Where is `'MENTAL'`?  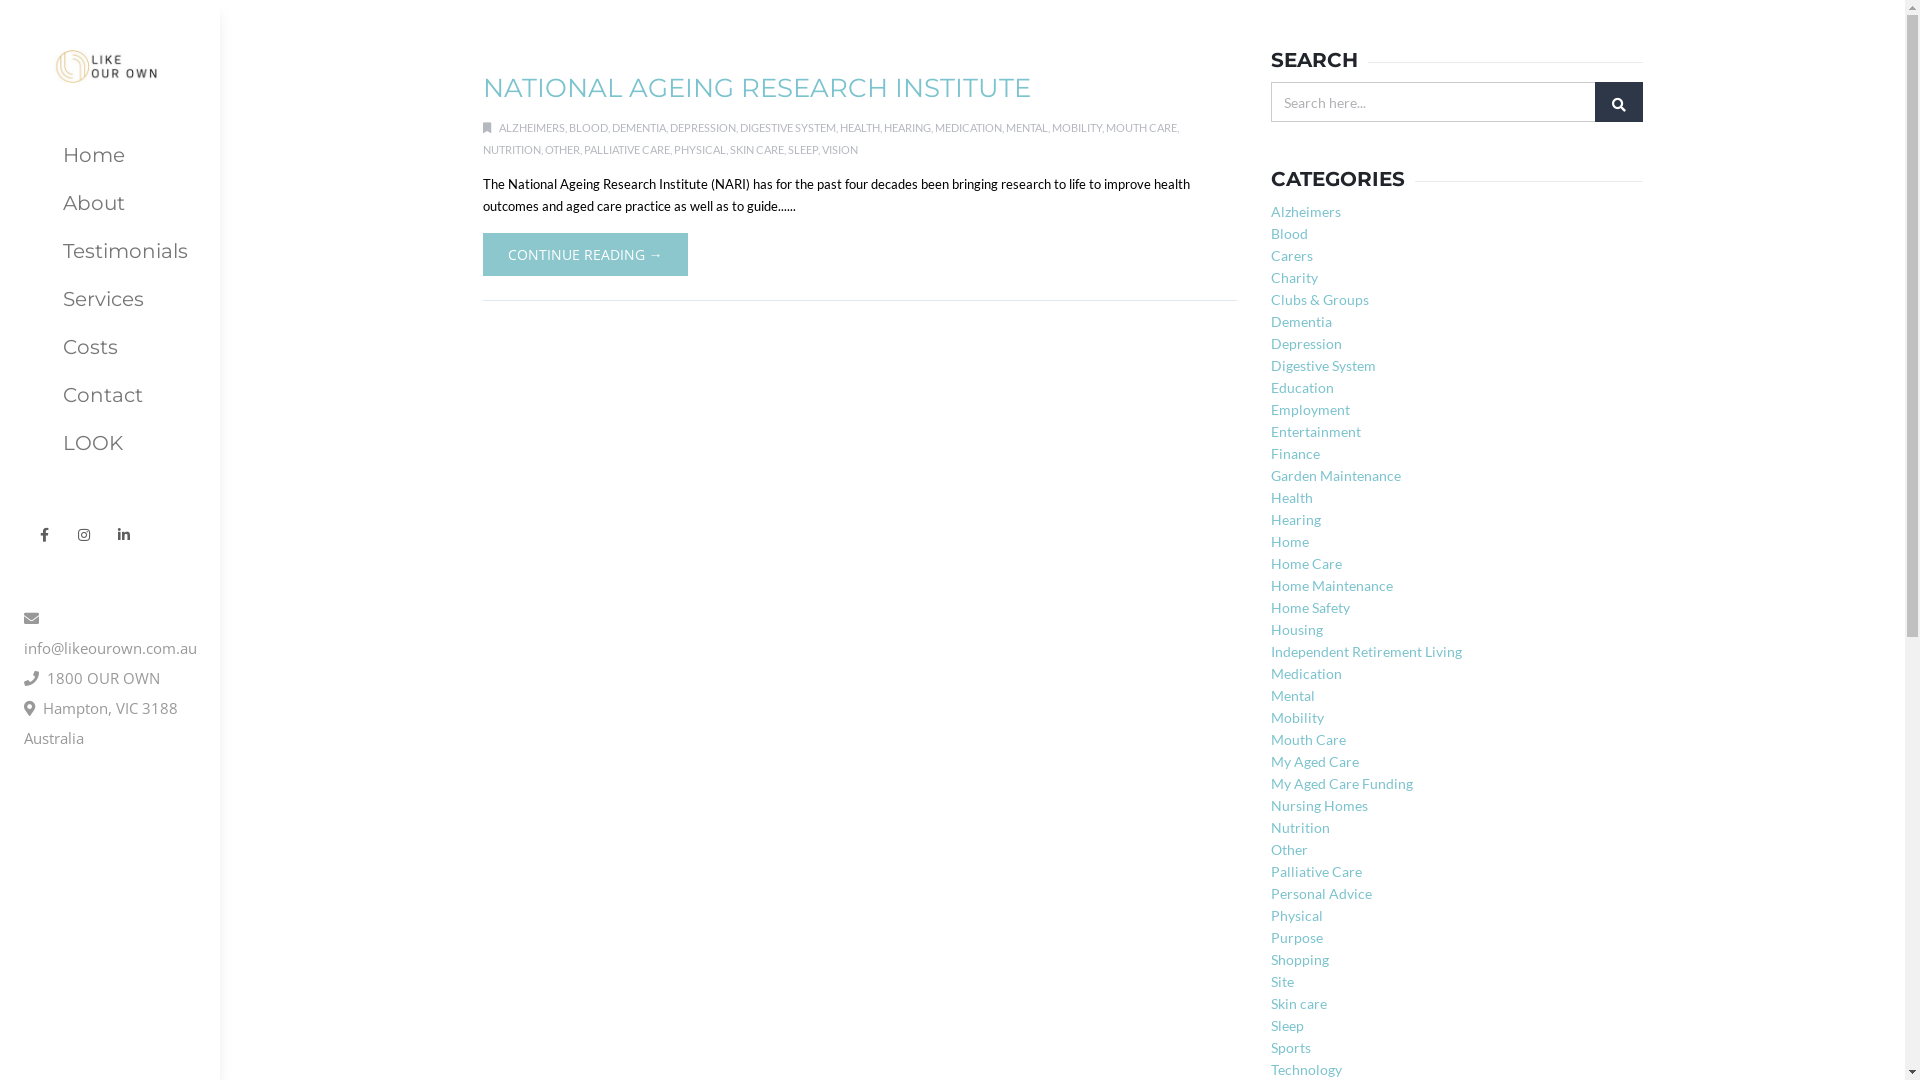
'MENTAL' is located at coordinates (1027, 126).